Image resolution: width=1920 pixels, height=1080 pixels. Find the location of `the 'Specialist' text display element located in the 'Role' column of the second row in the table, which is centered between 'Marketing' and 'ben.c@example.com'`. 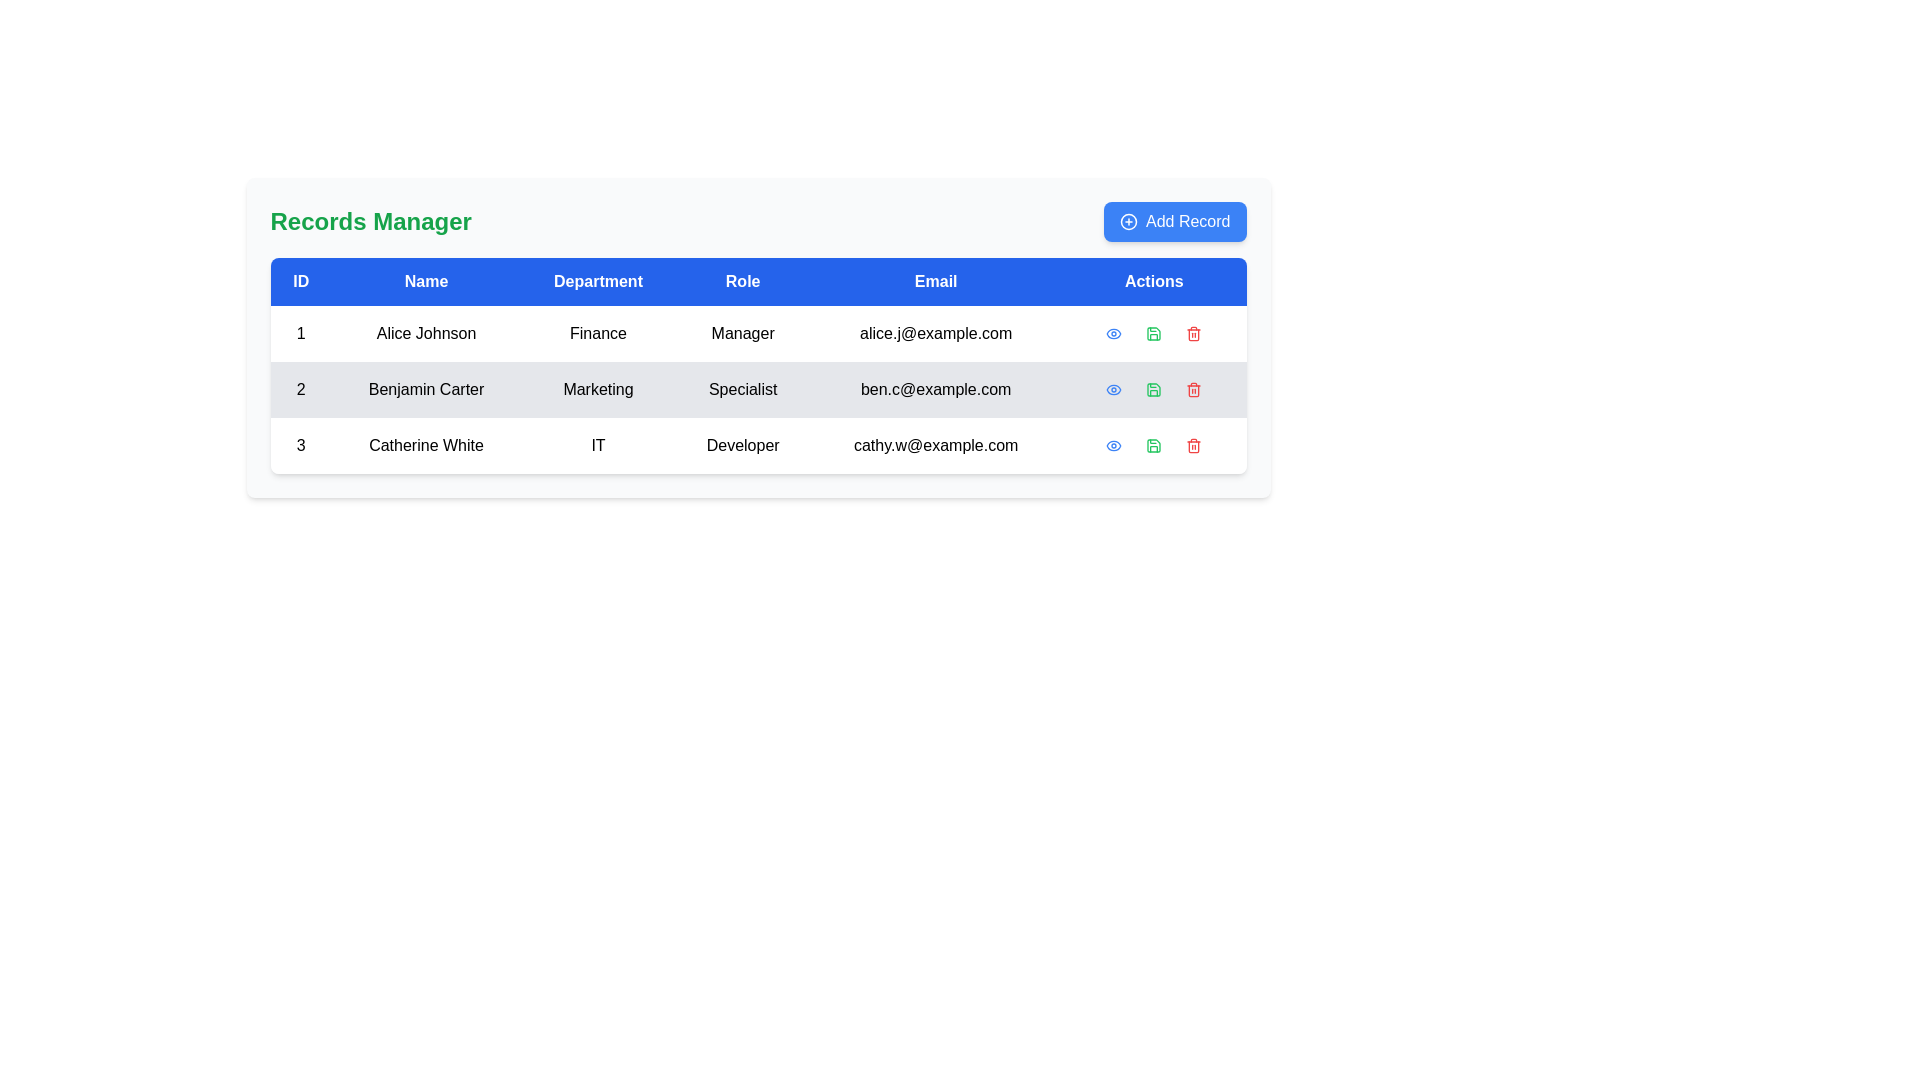

the 'Specialist' text display element located in the 'Role' column of the second row in the table, which is centered between 'Marketing' and 'ben.c@example.com' is located at coordinates (742, 389).